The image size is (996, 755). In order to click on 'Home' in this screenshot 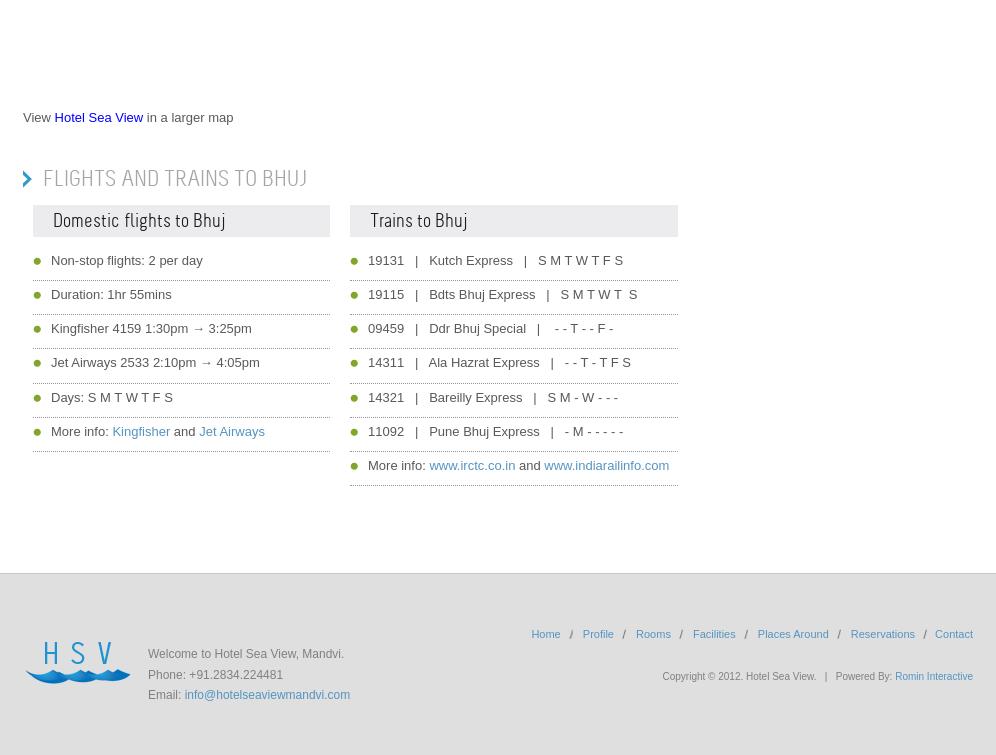, I will do `click(544, 631)`.